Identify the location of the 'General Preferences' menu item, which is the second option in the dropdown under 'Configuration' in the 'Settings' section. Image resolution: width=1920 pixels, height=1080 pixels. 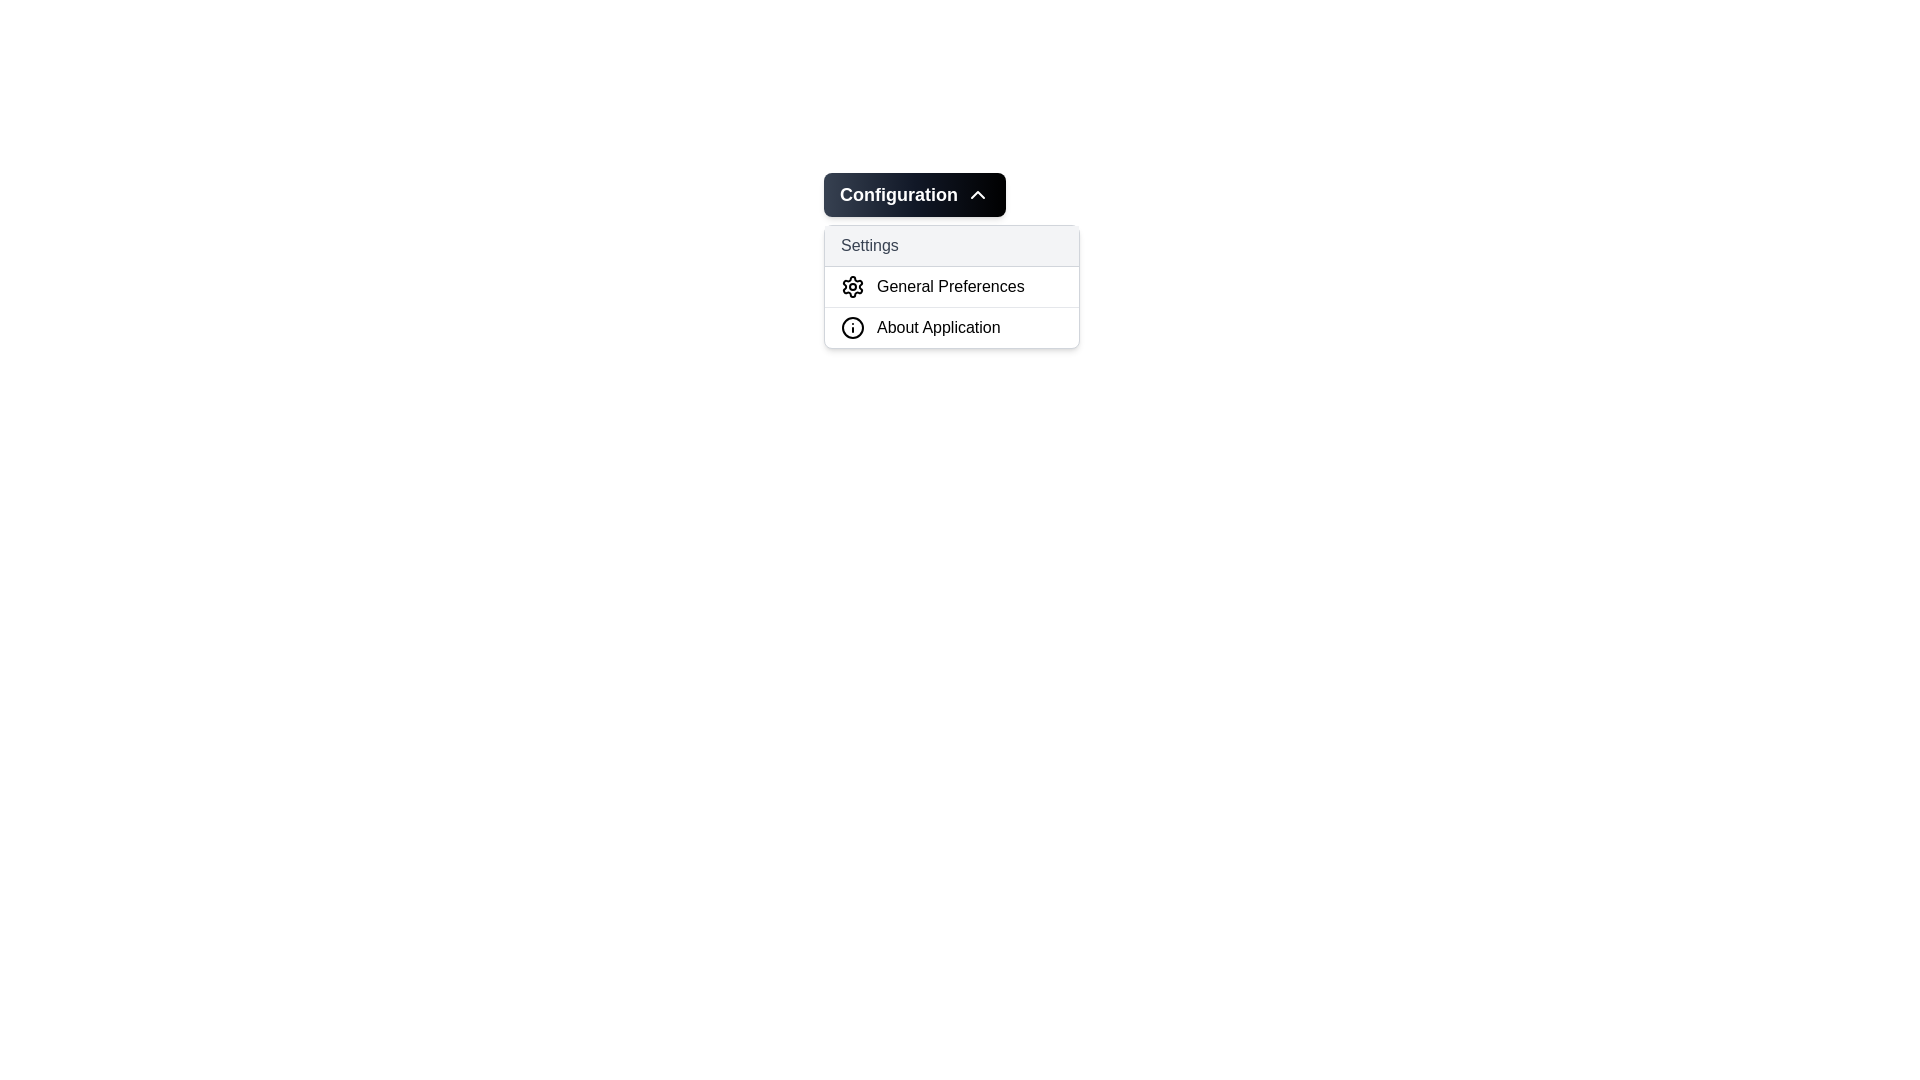
(950, 286).